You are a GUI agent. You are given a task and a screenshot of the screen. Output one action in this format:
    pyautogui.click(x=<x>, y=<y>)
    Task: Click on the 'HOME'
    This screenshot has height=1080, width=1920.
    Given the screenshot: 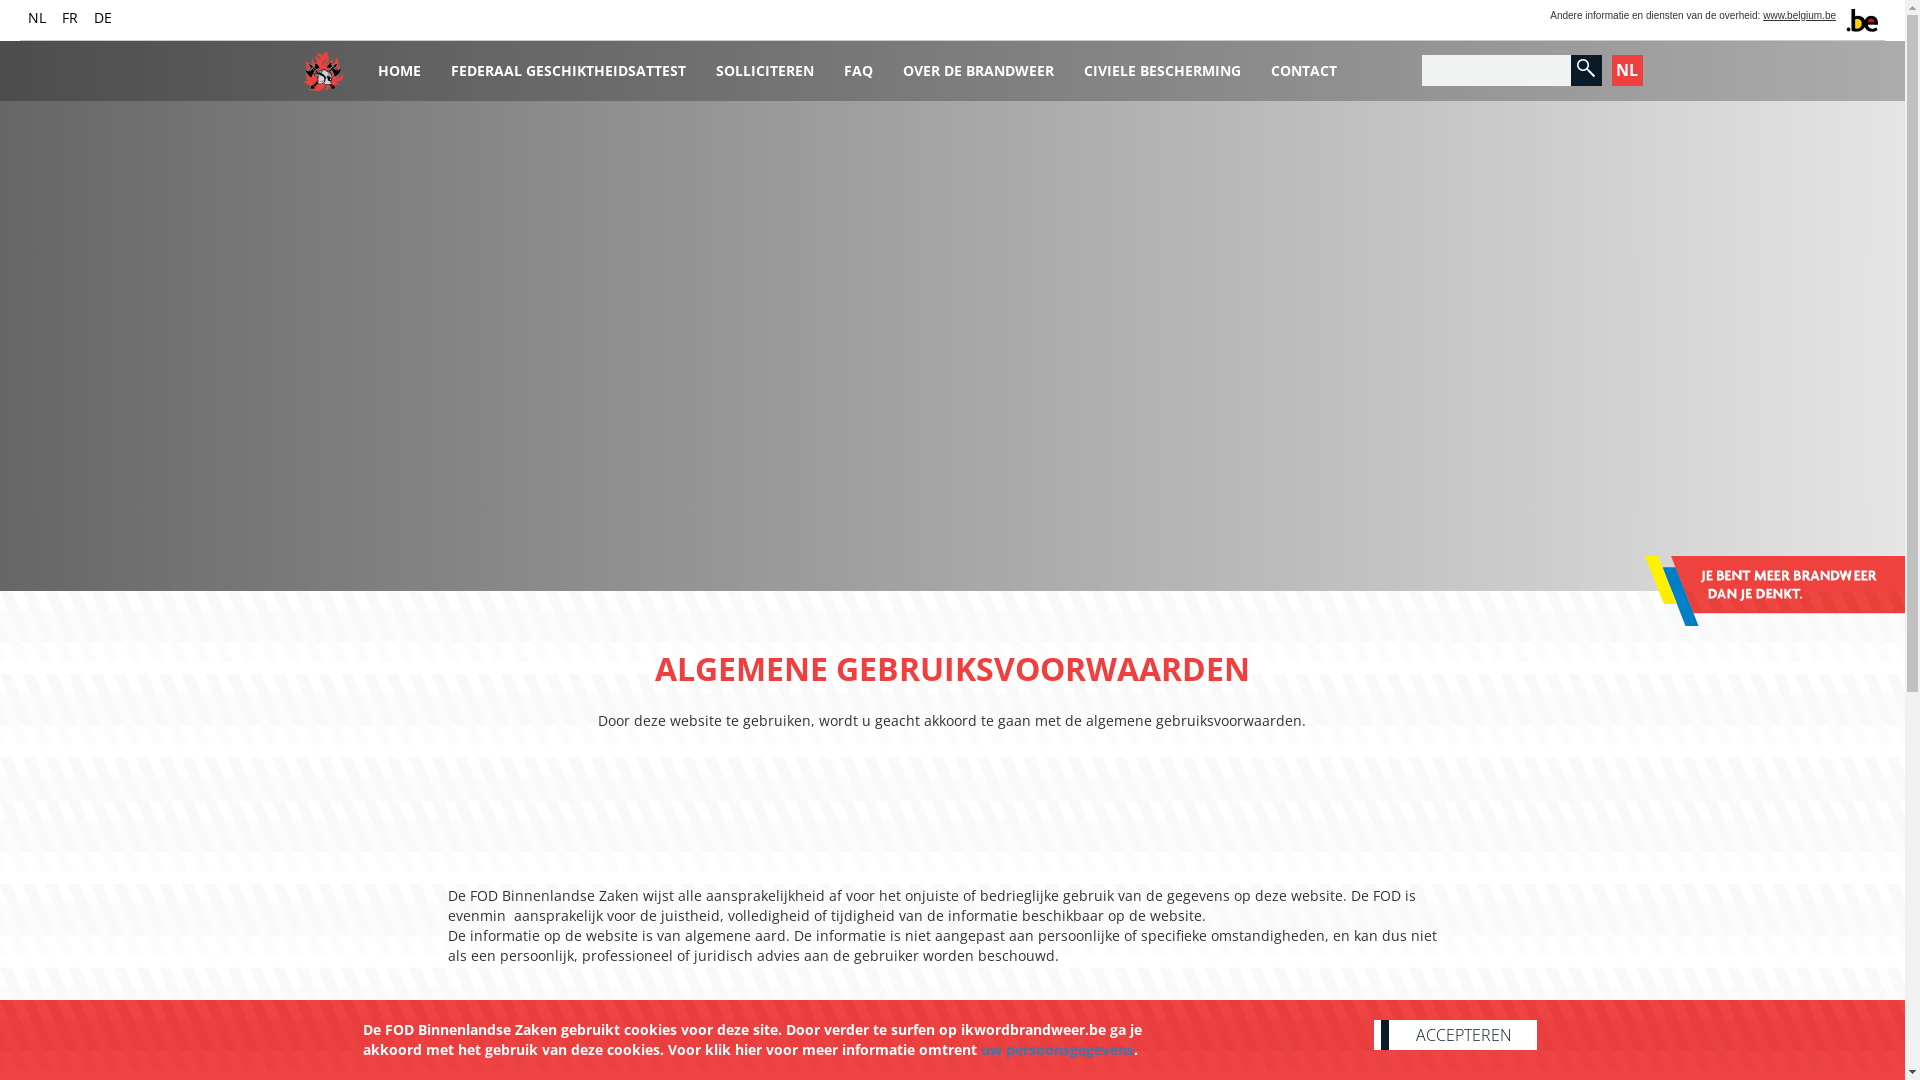 What is the action you would take?
    pyautogui.click(x=398, y=63)
    